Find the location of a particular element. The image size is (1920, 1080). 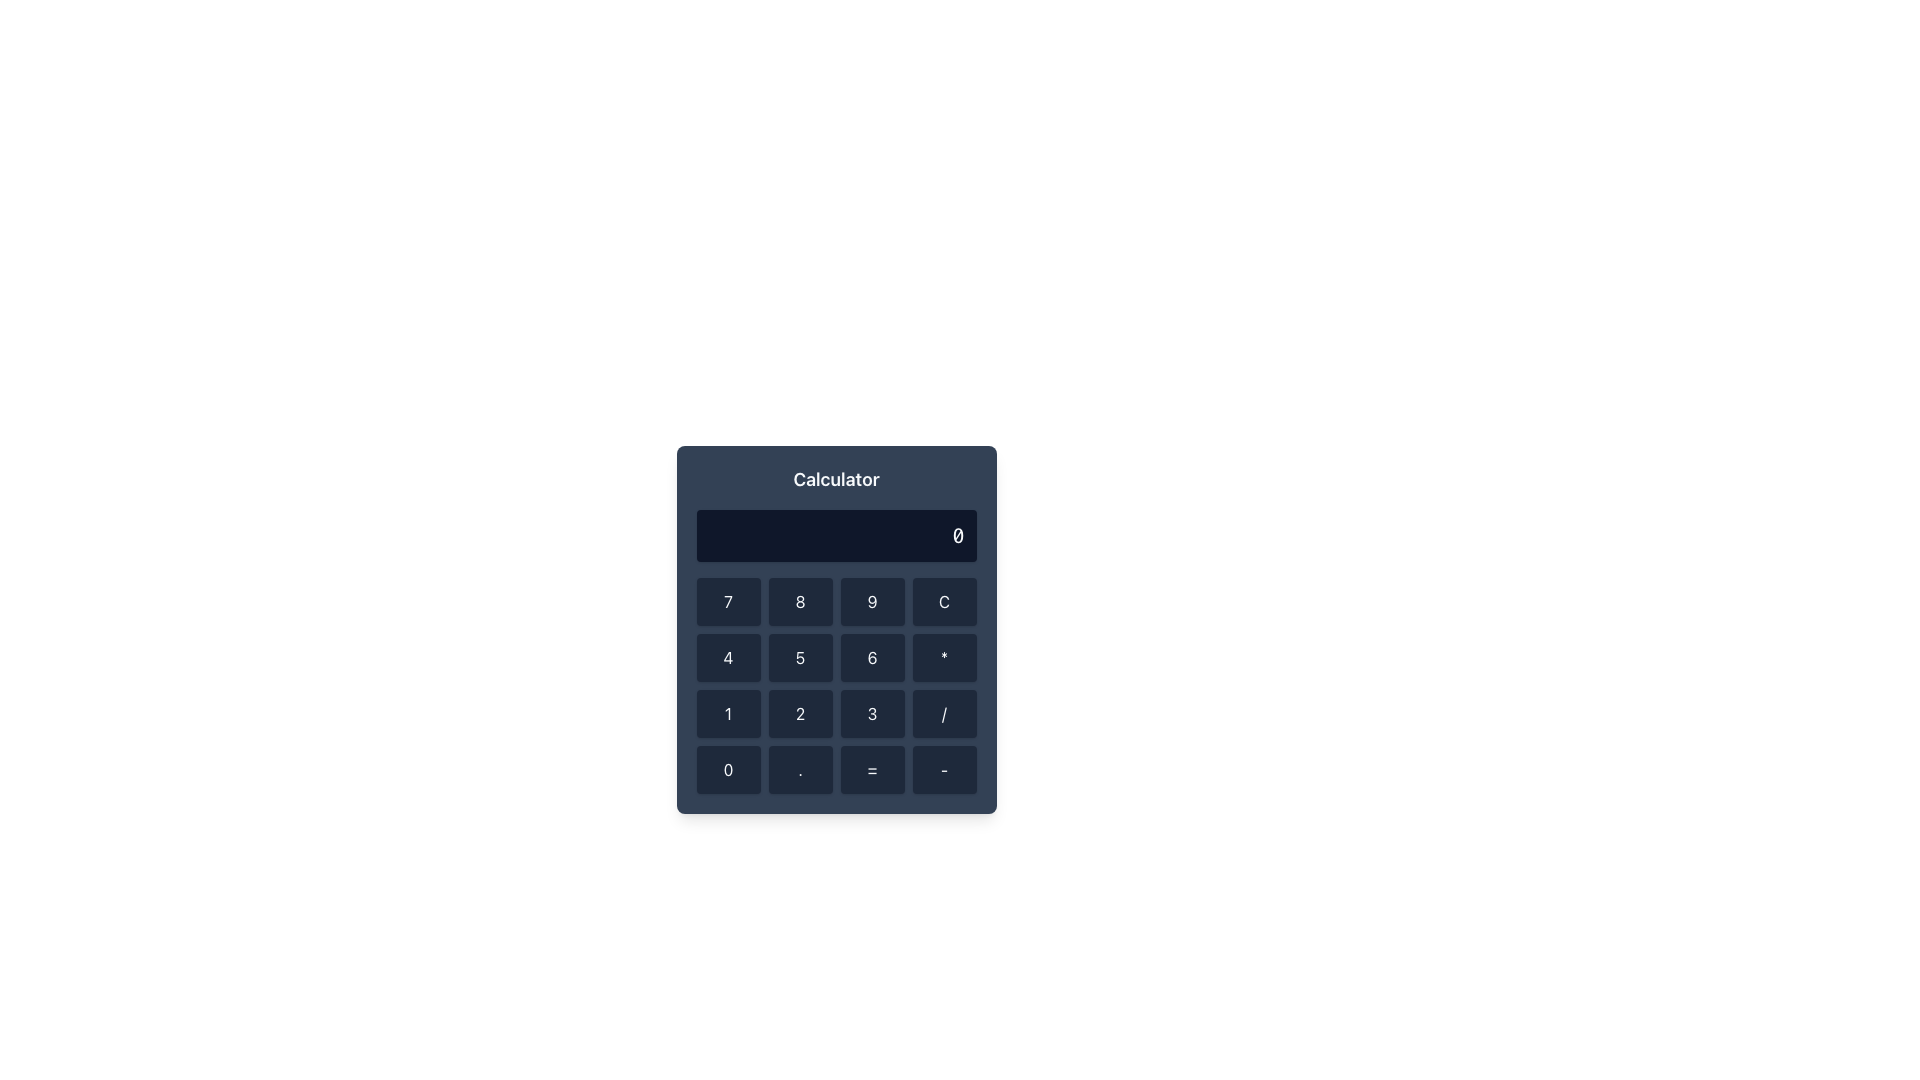

the button with a dark slate background and a white '-' character, located in the bottom-right corner of a 4x4 grid in the calculator interface is located at coordinates (943, 769).